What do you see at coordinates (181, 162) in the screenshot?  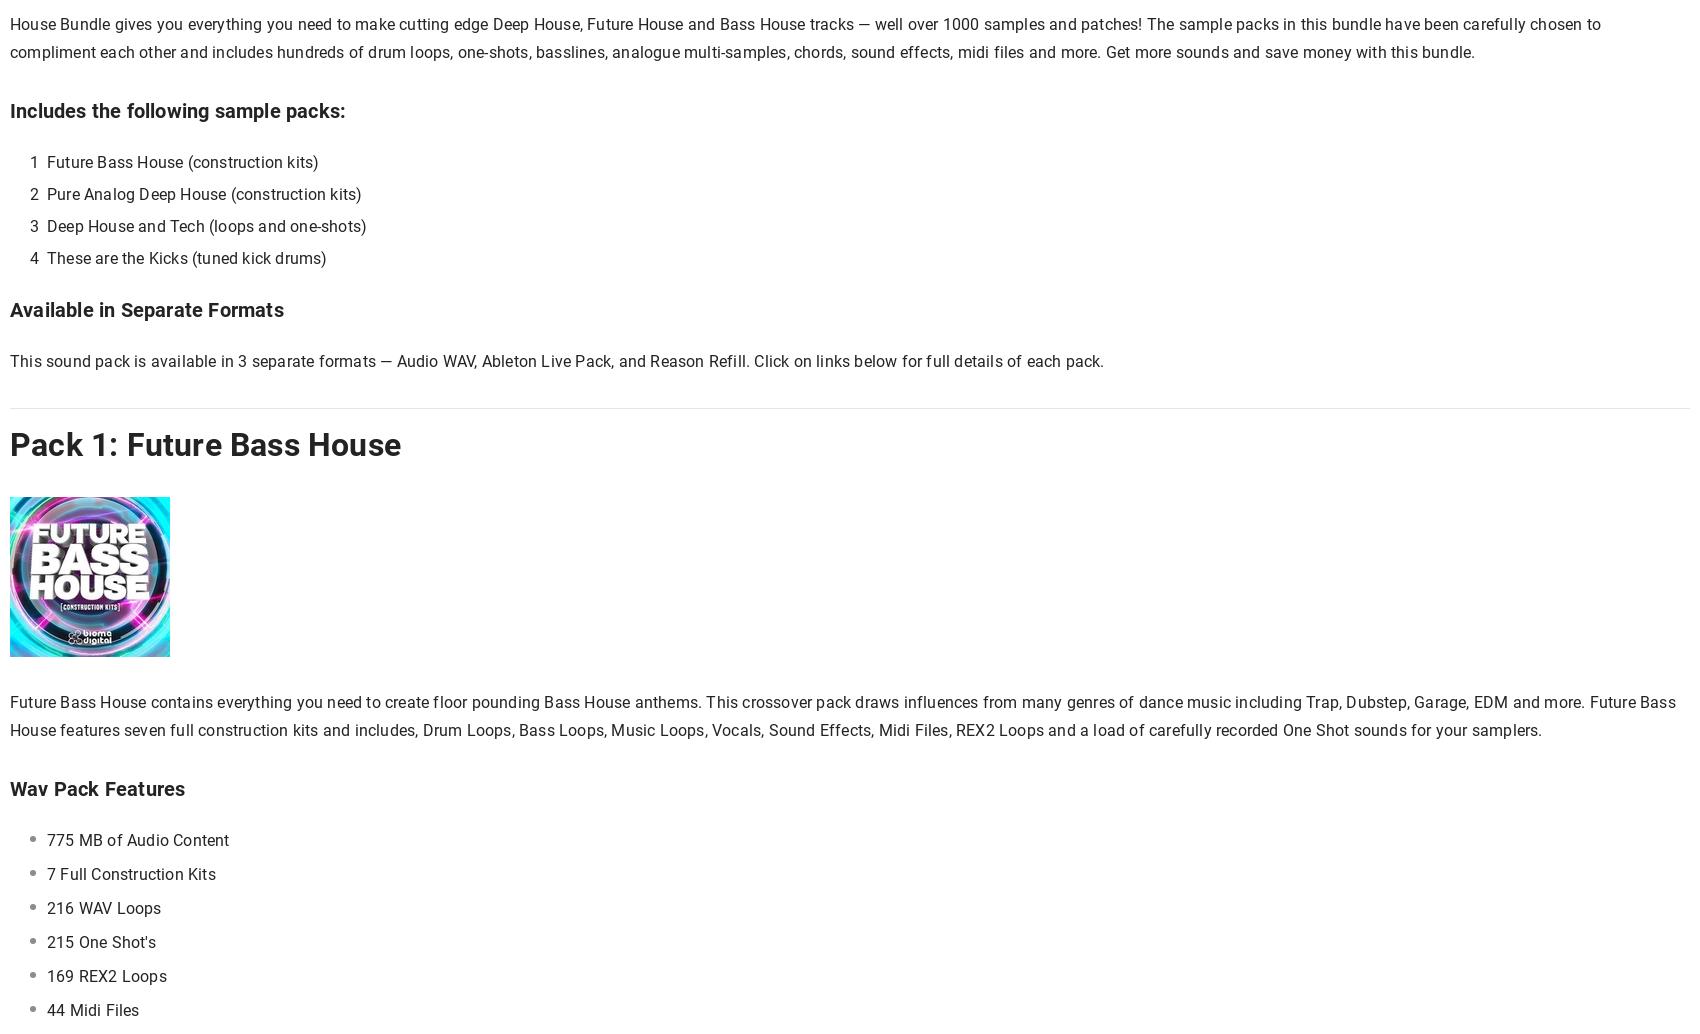 I see `'Future Bass House (construction kits)'` at bounding box center [181, 162].